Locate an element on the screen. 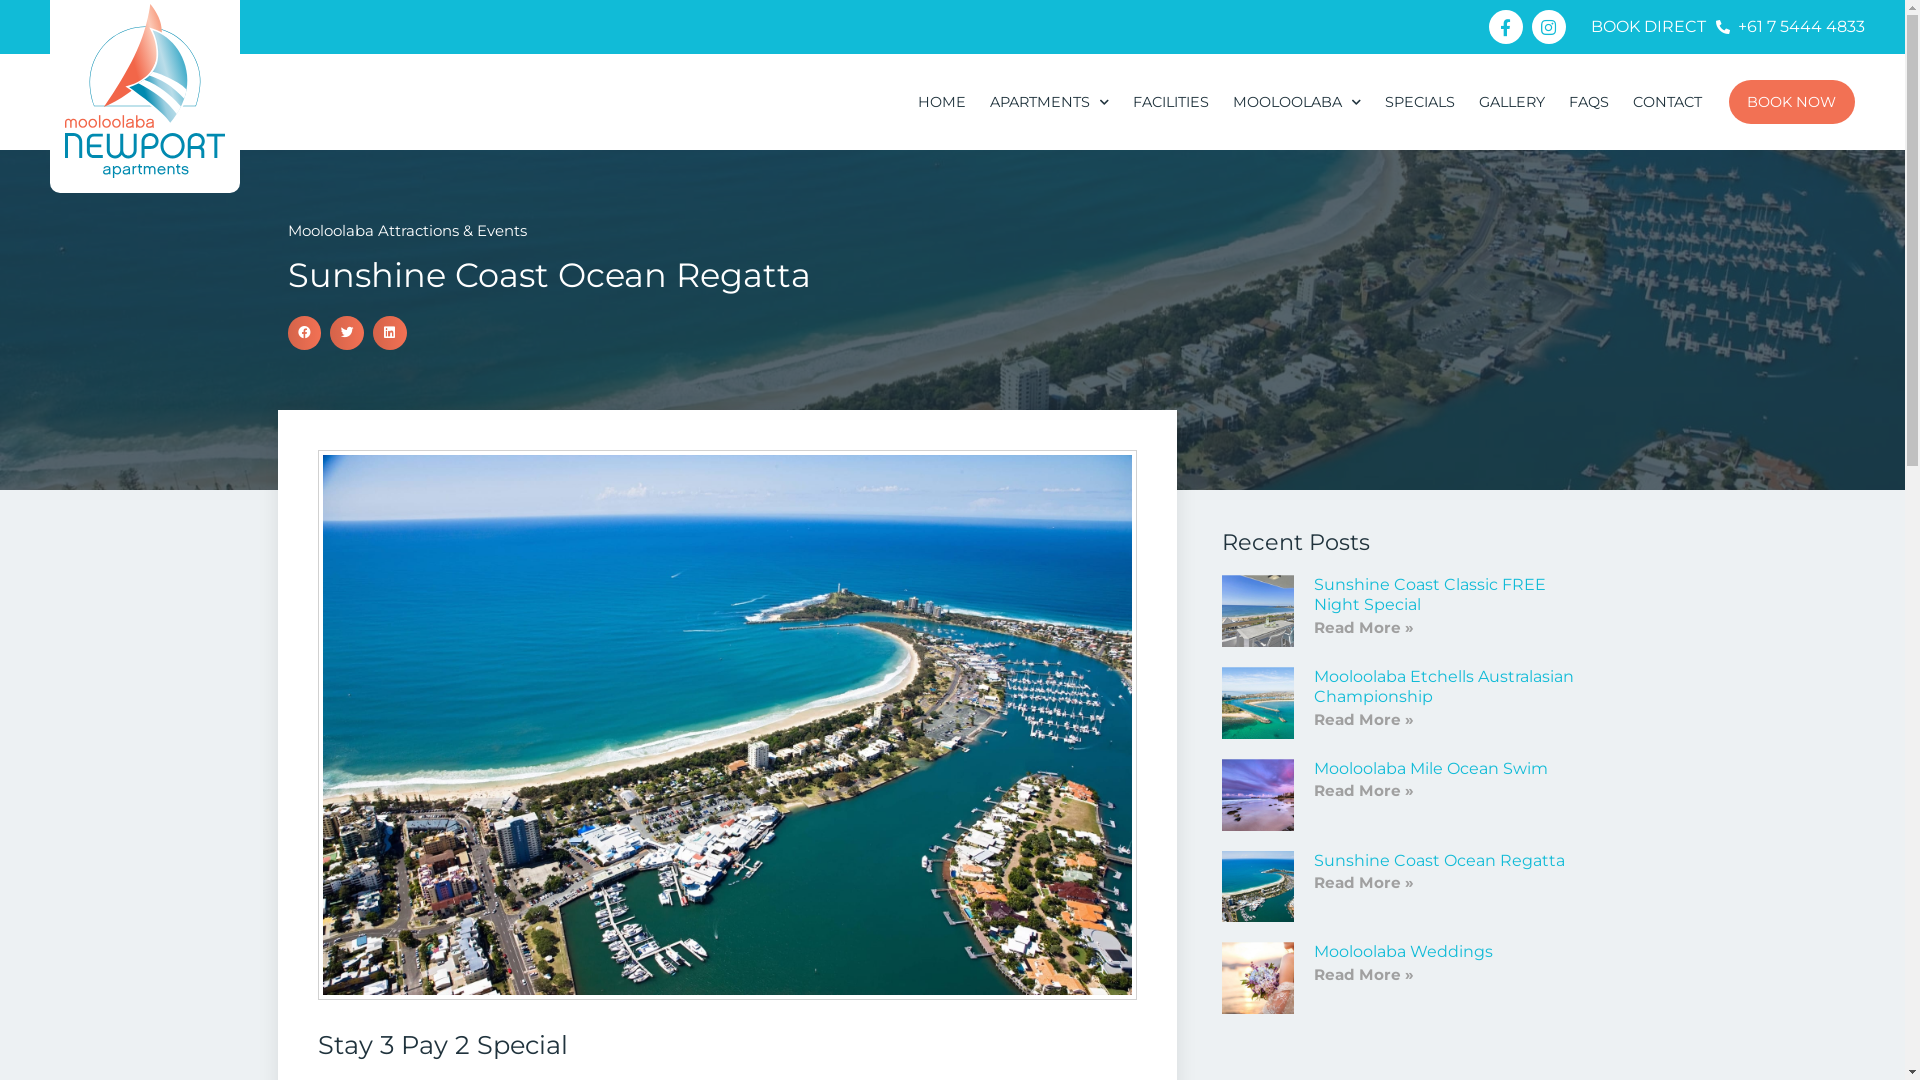 The image size is (1920, 1080). 'BOOK NOW' is located at coordinates (1791, 101).